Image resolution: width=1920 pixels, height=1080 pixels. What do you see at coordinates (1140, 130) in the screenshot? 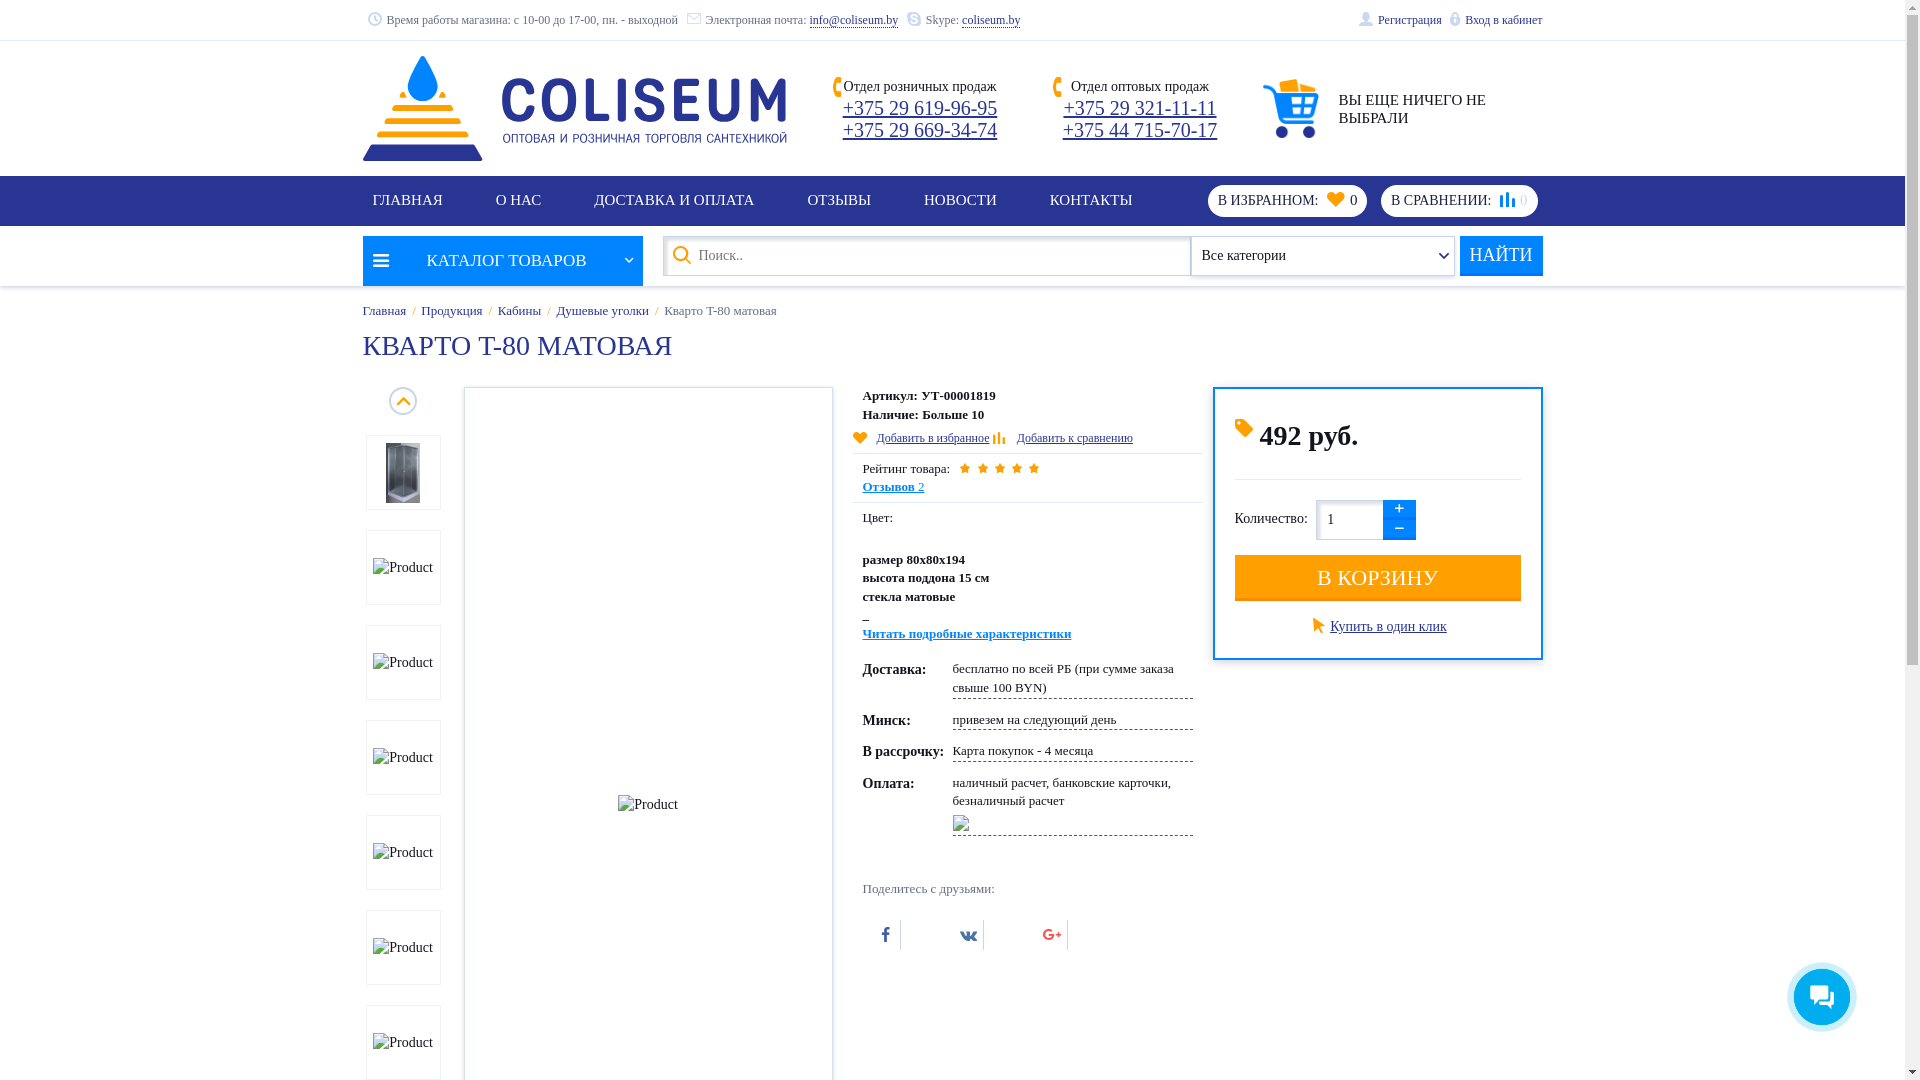
I see `'+375 44 715-70-17'` at bounding box center [1140, 130].